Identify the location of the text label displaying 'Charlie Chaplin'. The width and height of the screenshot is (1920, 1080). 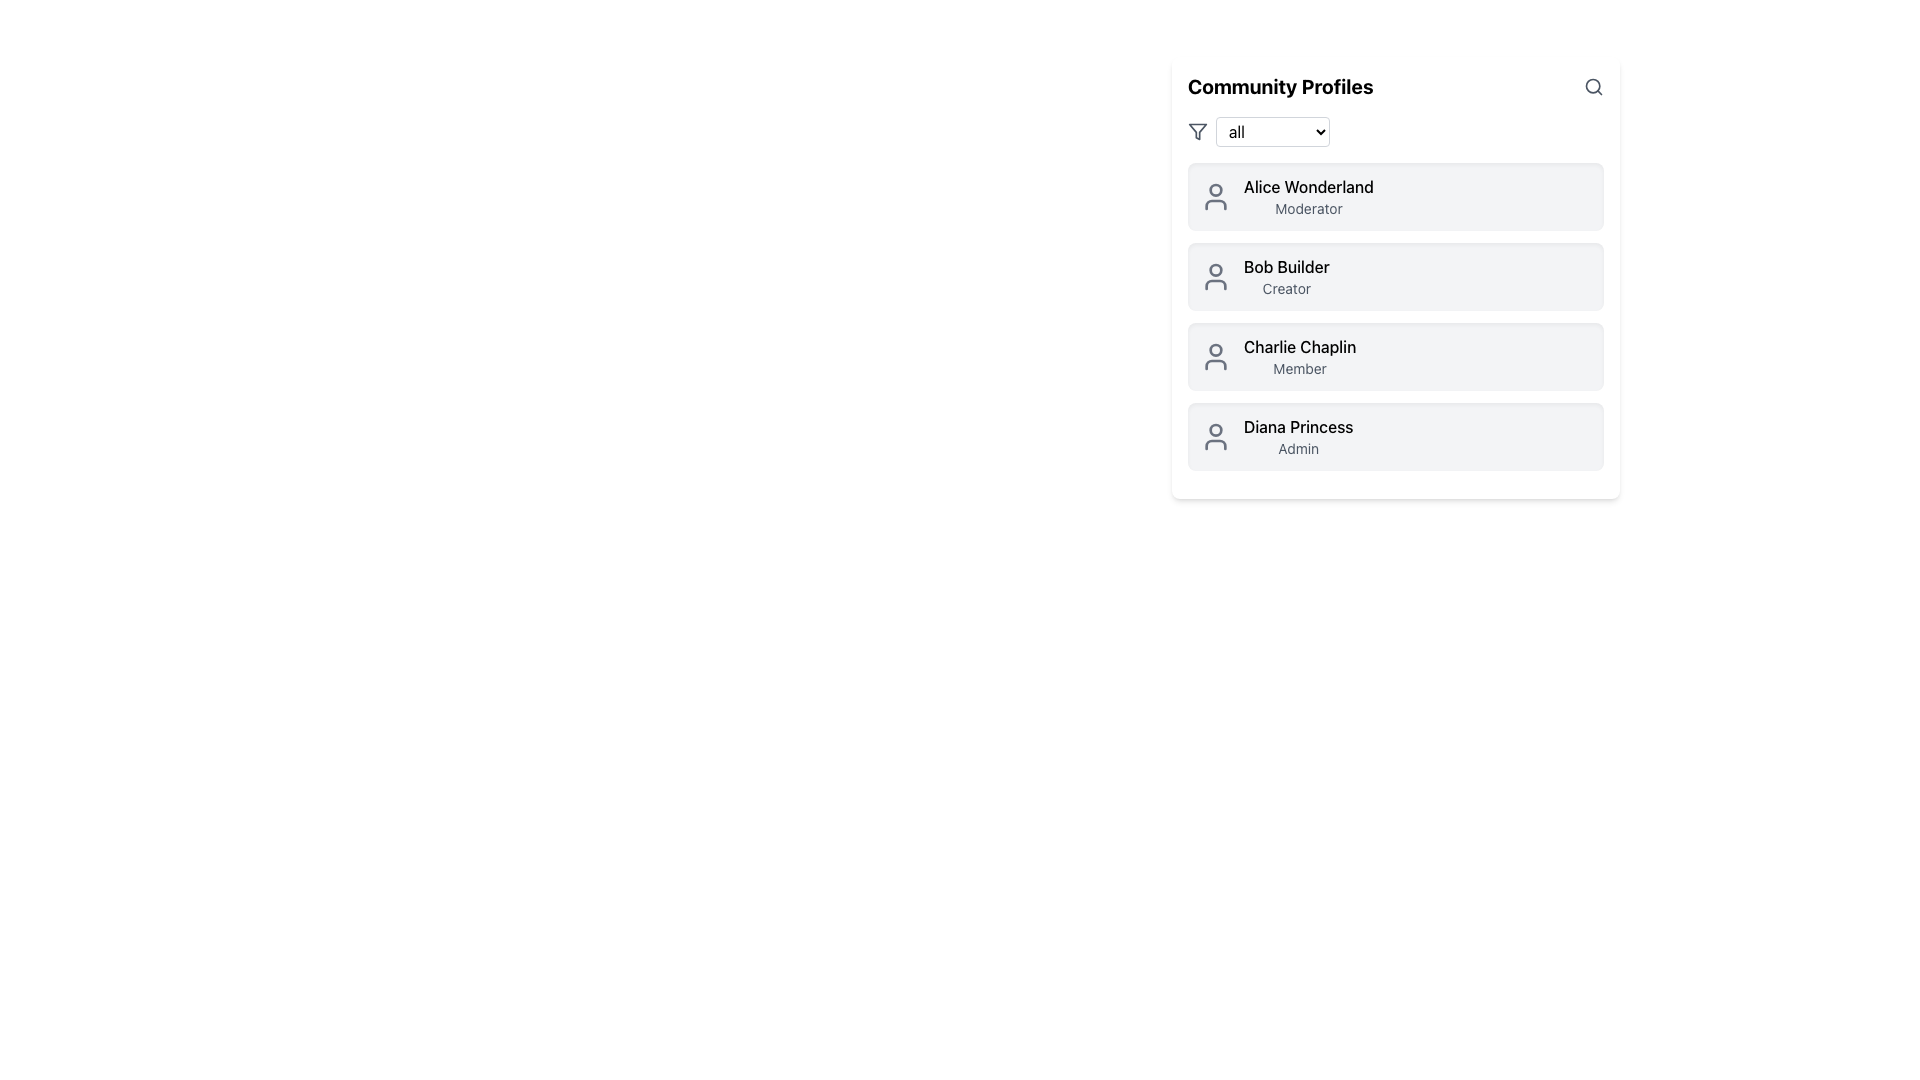
(1300, 346).